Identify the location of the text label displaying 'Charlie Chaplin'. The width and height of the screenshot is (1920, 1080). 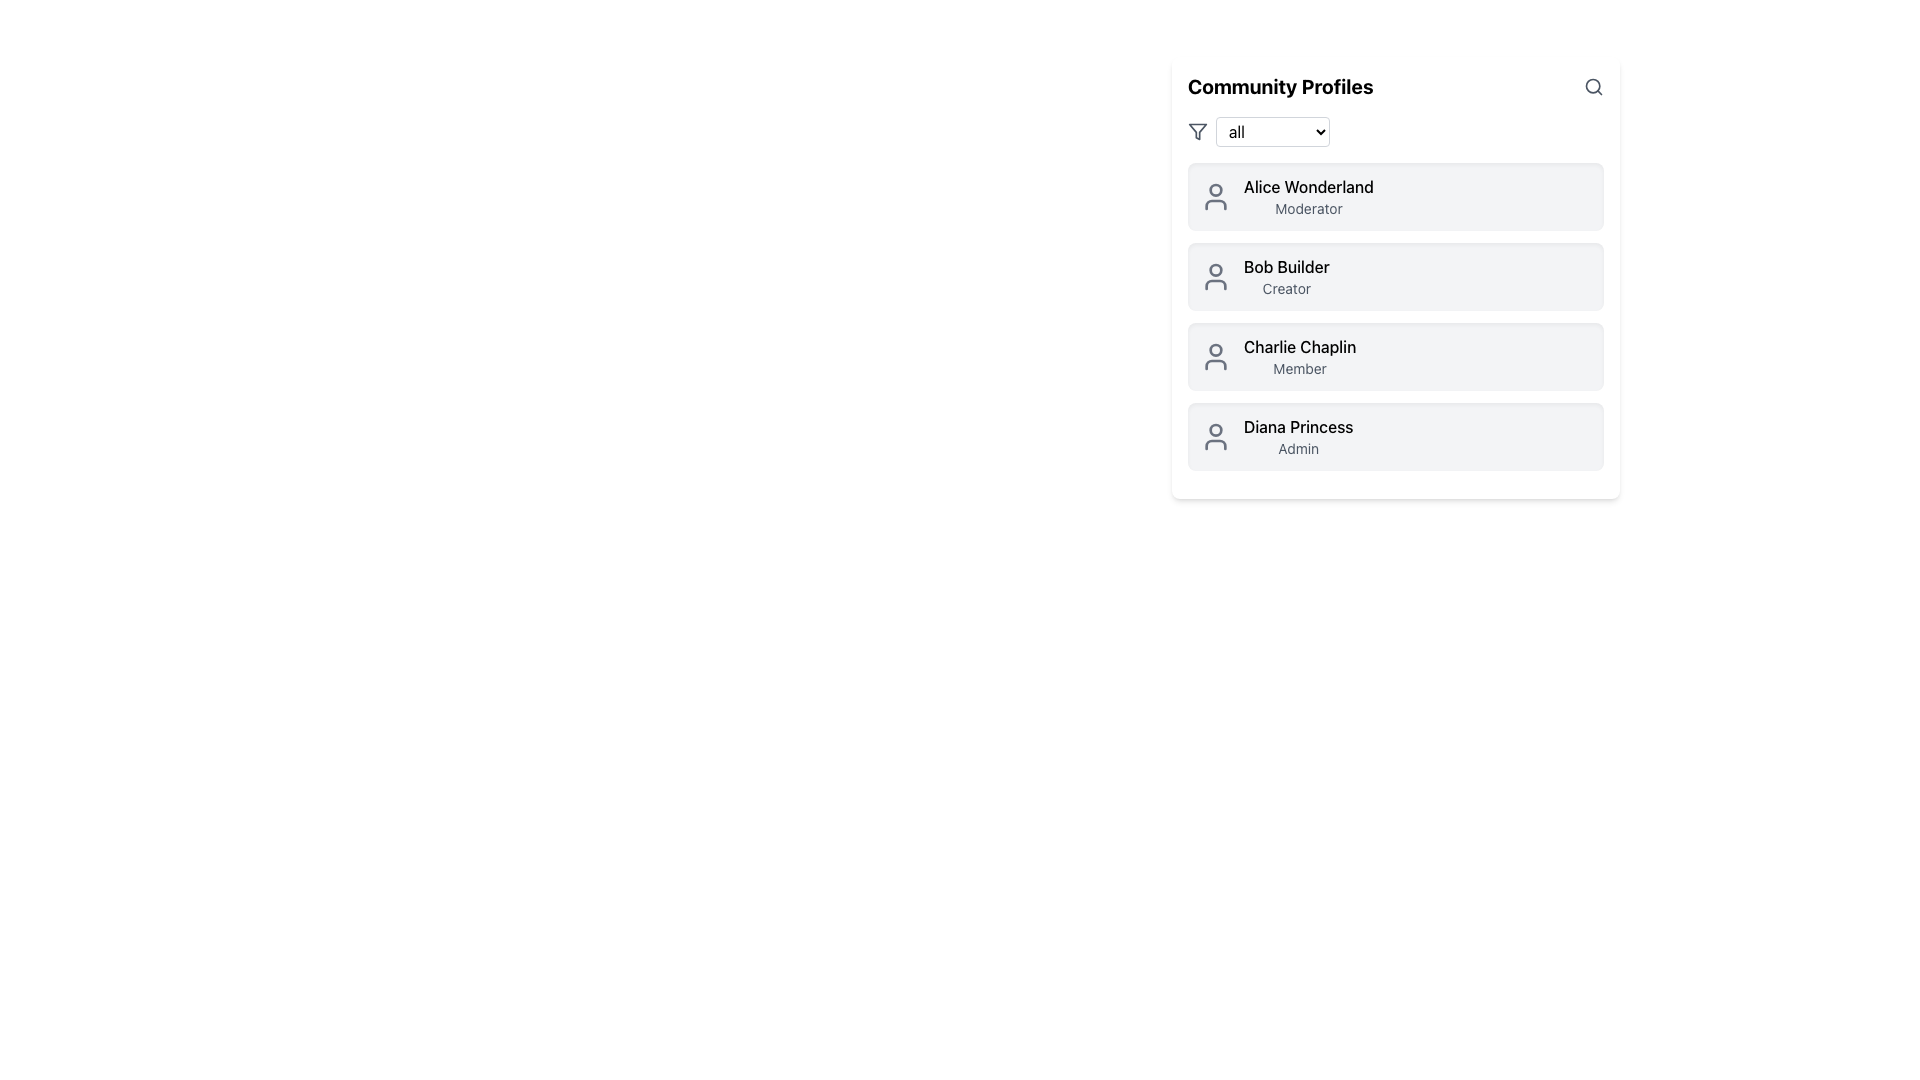
(1300, 346).